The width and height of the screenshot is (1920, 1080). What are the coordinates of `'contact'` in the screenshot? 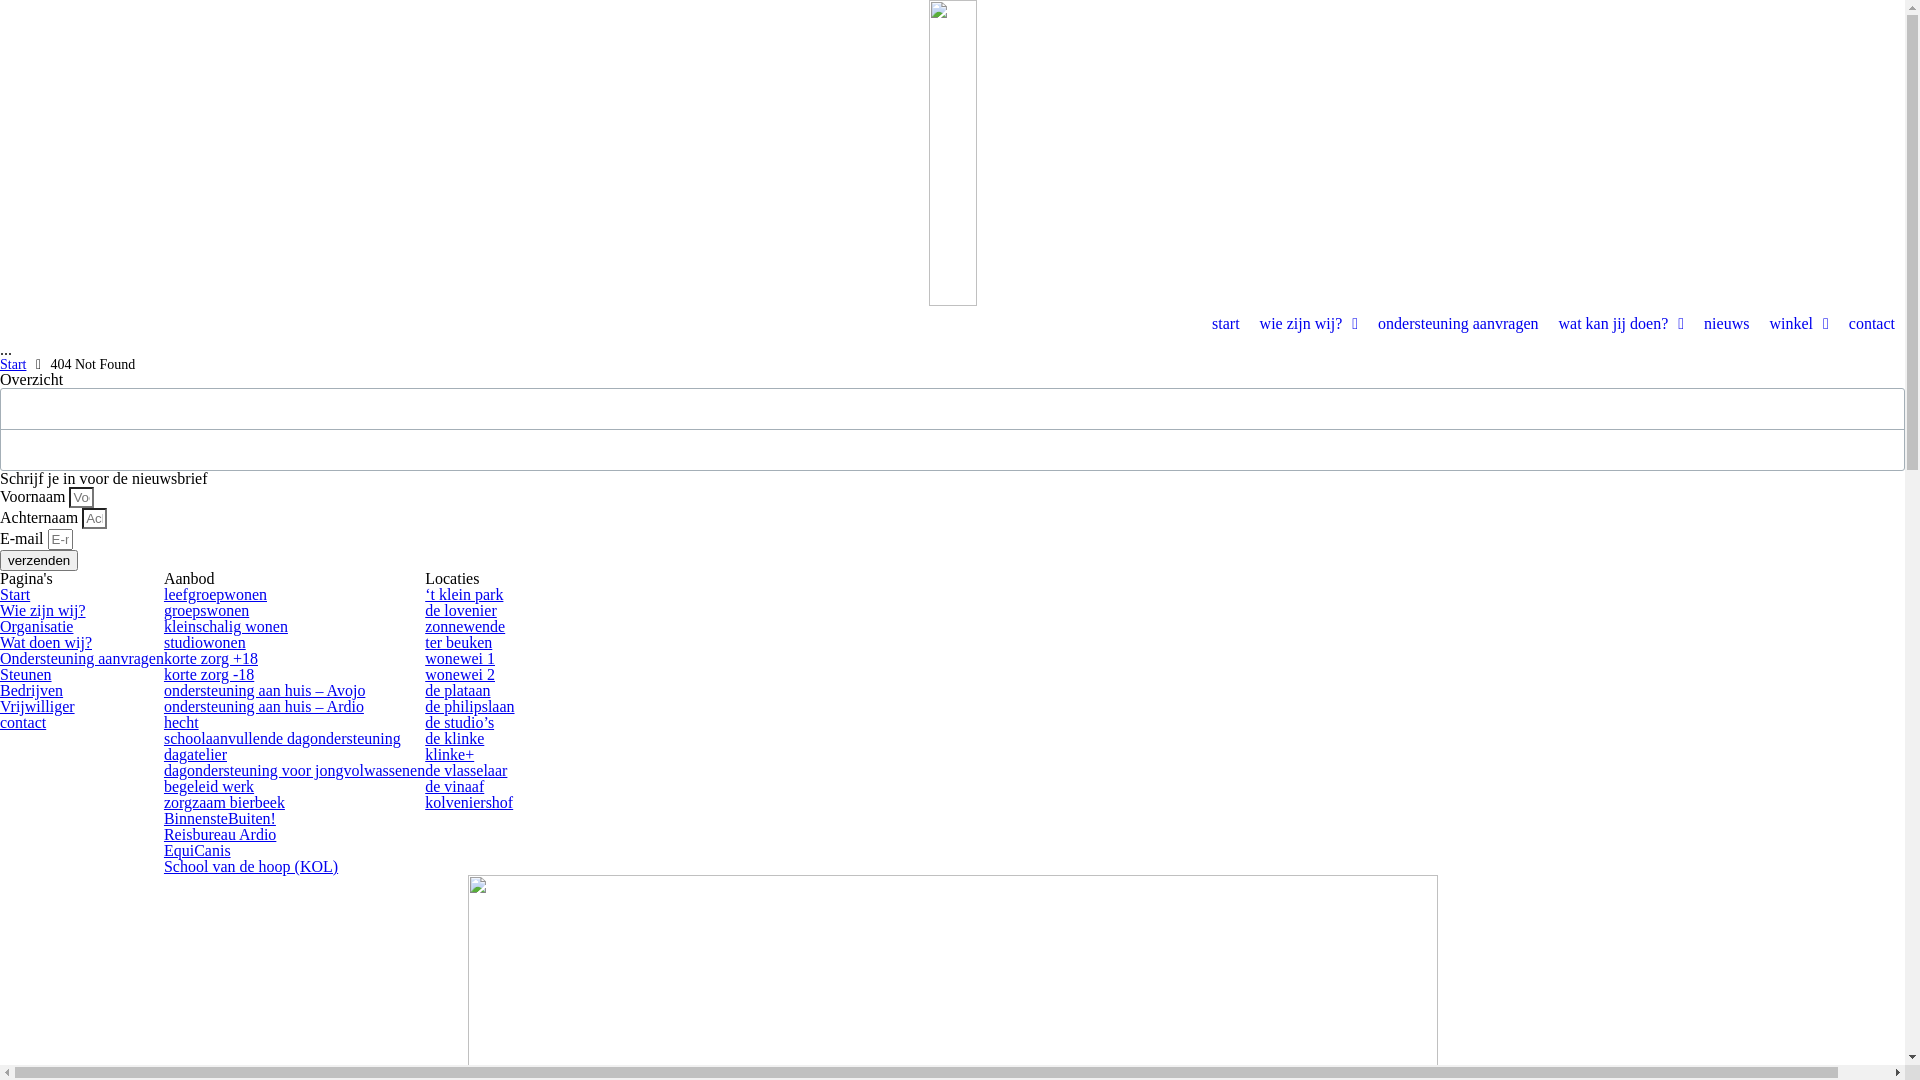 It's located at (1871, 323).